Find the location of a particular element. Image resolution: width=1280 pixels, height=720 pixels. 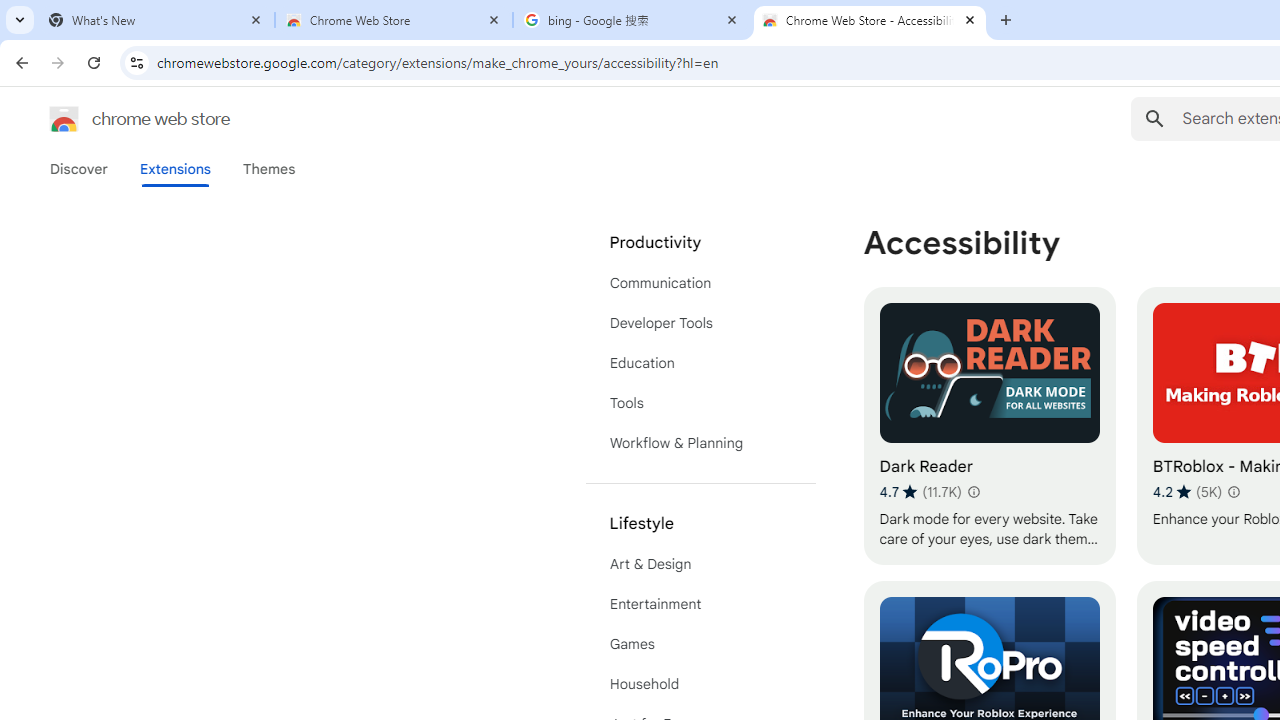

'Average rating 4.2 out of 5 stars. 5K ratings.' is located at coordinates (1187, 491).